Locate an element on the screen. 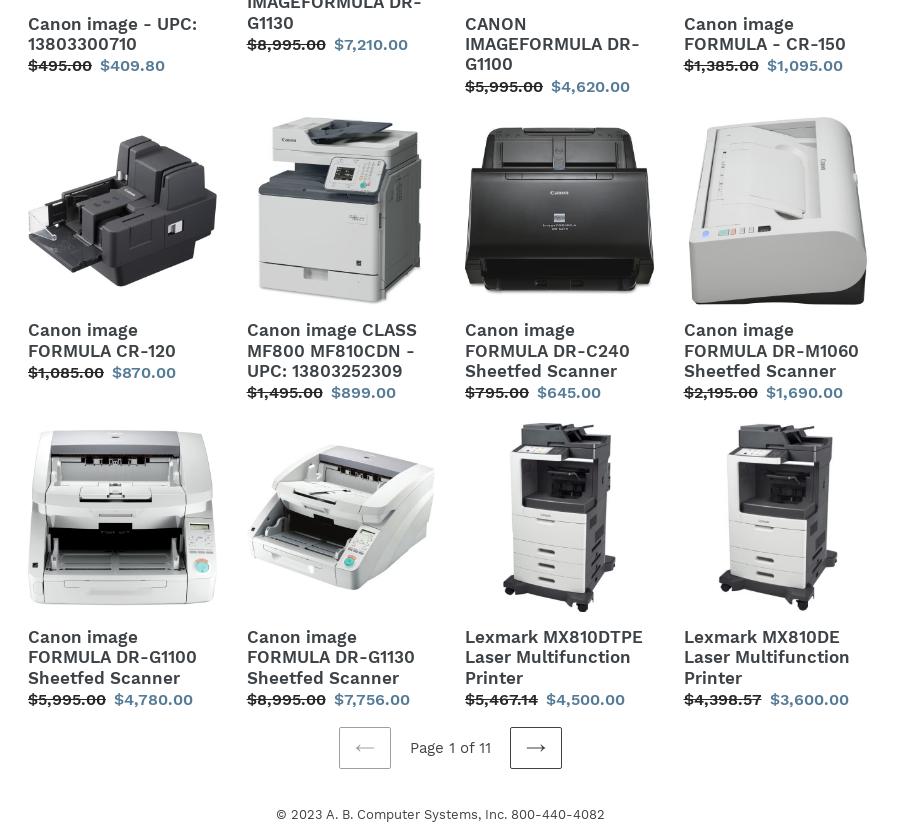 The image size is (900, 840). '$2,195.00' is located at coordinates (719, 392).